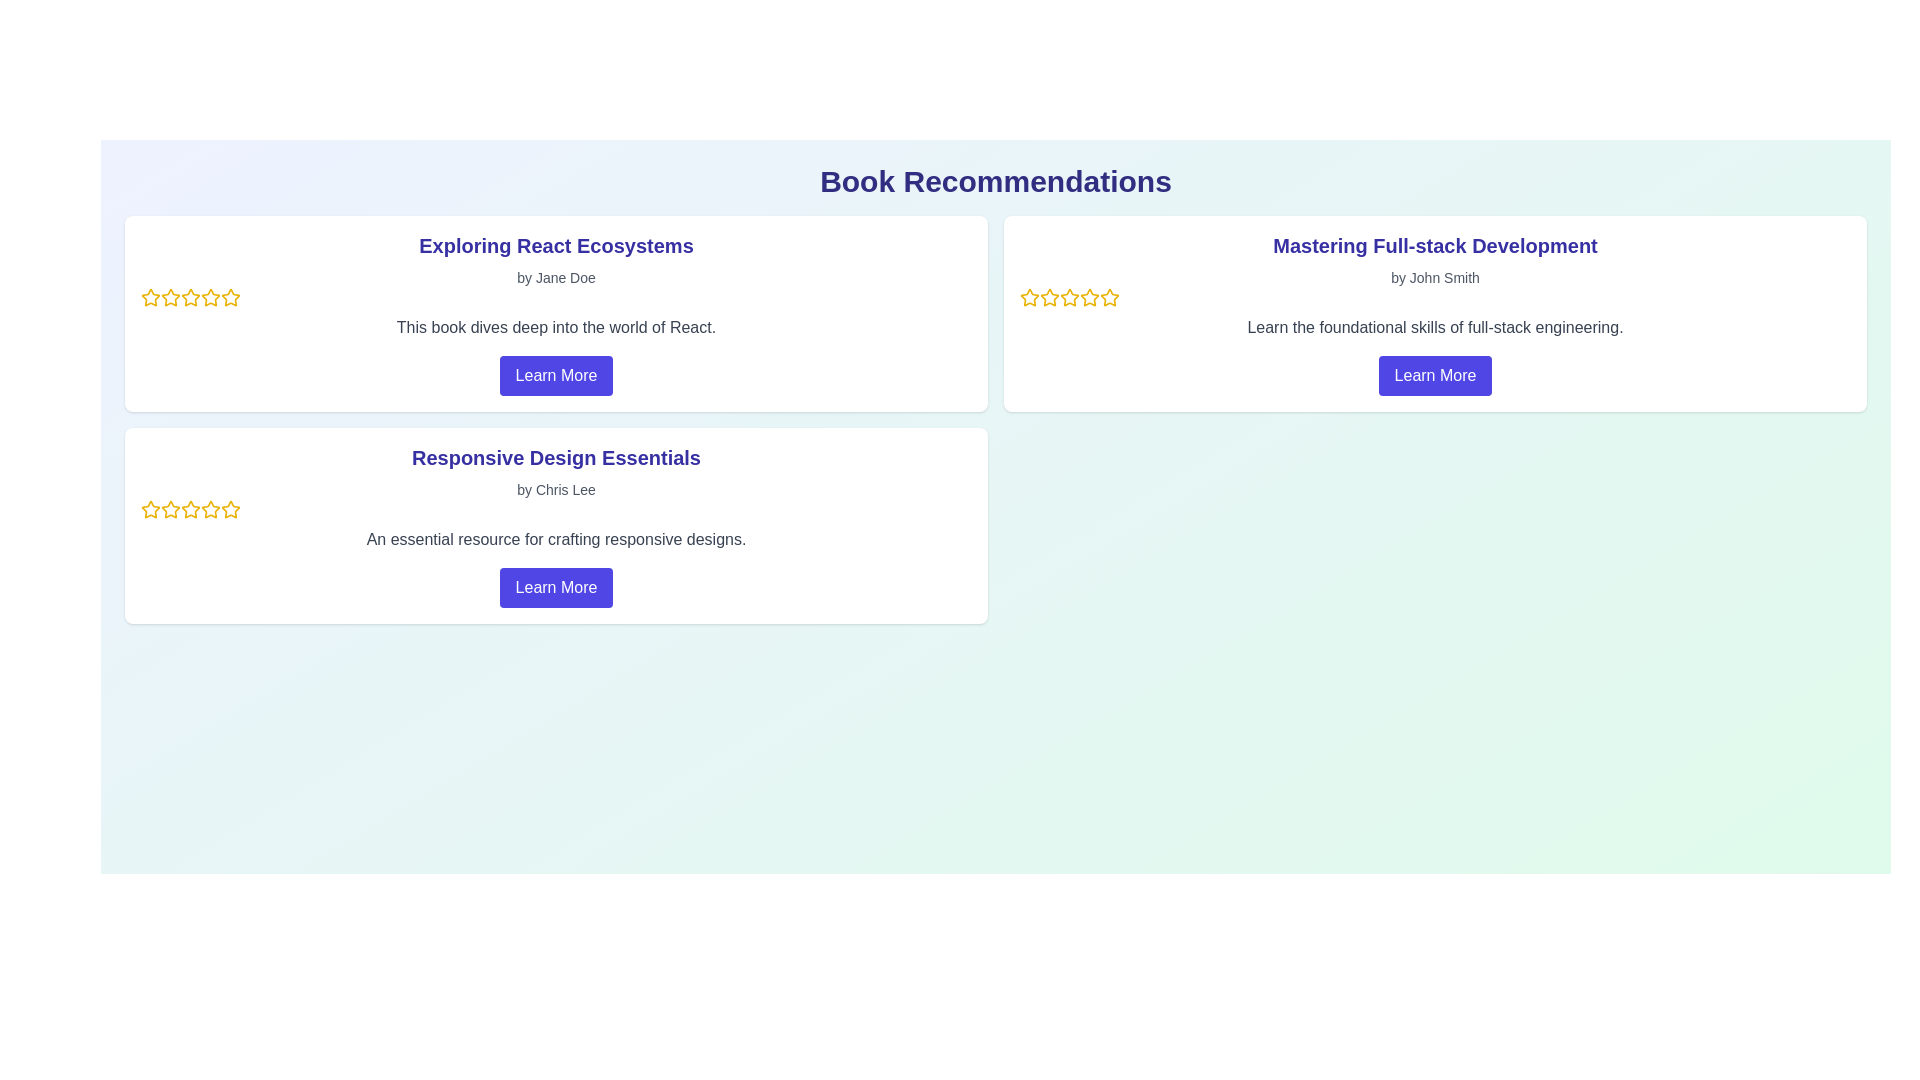  I want to click on the static text element reading 'by Chris Lee', which is styled in gray and located beneath the title 'Responsive Design Essentials', so click(556, 489).